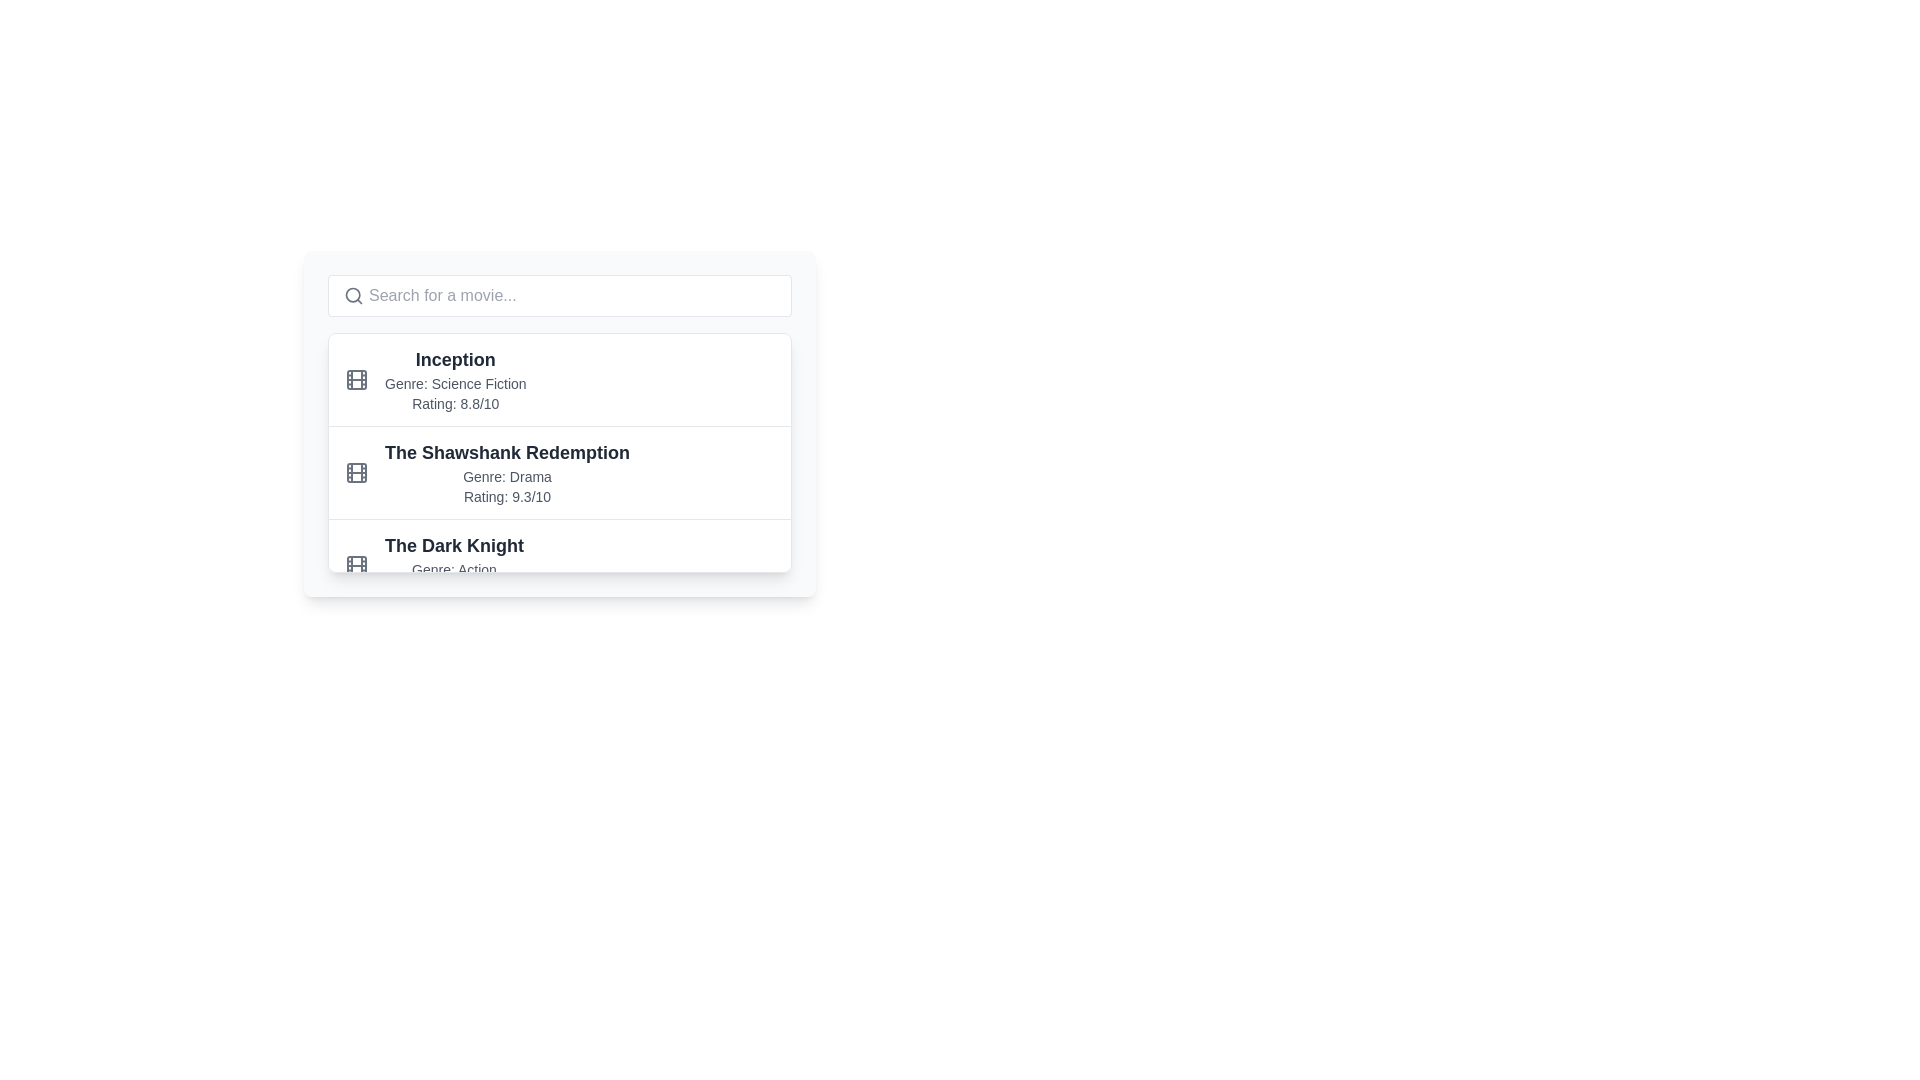 This screenshot has width=1920, height=1080. Describe the element at coordinates (356, 566) in the screenshot. I see `the movie film icon located to the left of the title text 'The Dark Knight' in the movie search results block` at that location.